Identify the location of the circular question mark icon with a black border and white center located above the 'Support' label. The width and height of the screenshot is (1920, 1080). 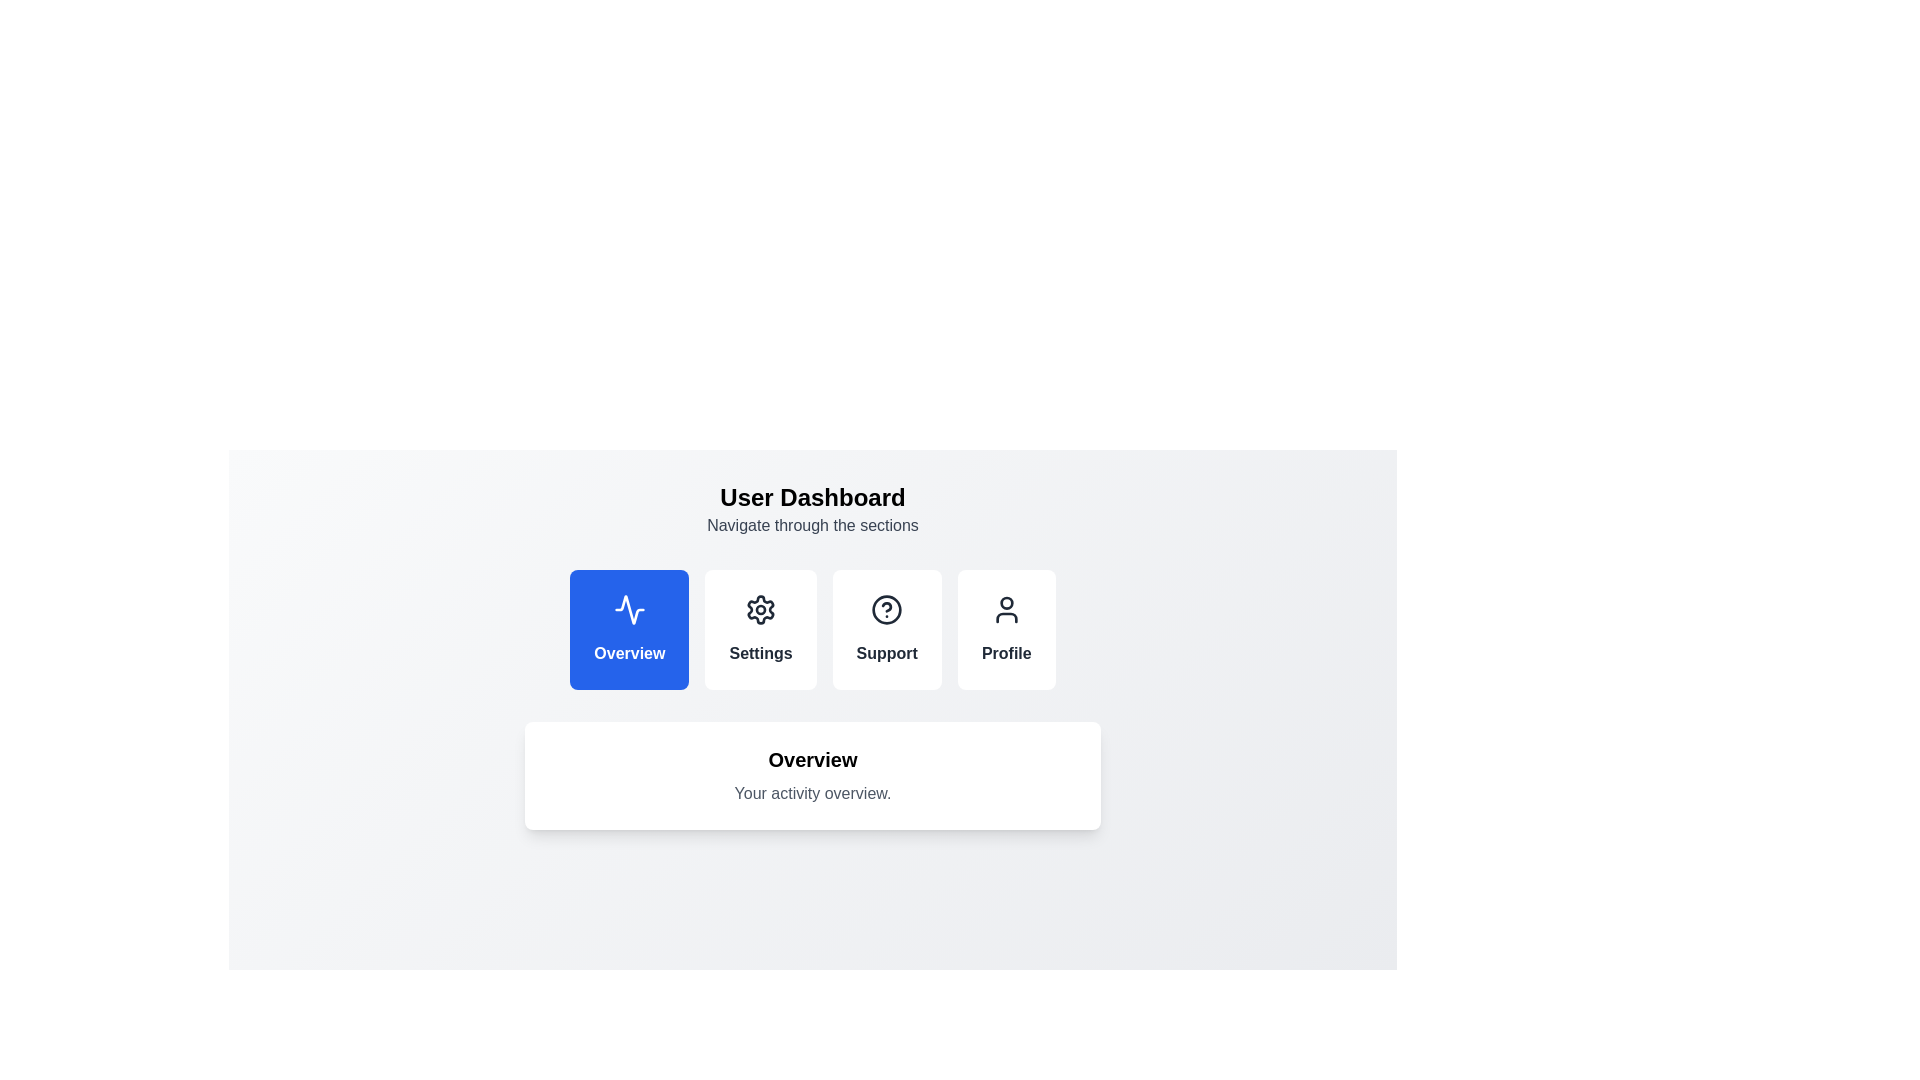
(886, 608).